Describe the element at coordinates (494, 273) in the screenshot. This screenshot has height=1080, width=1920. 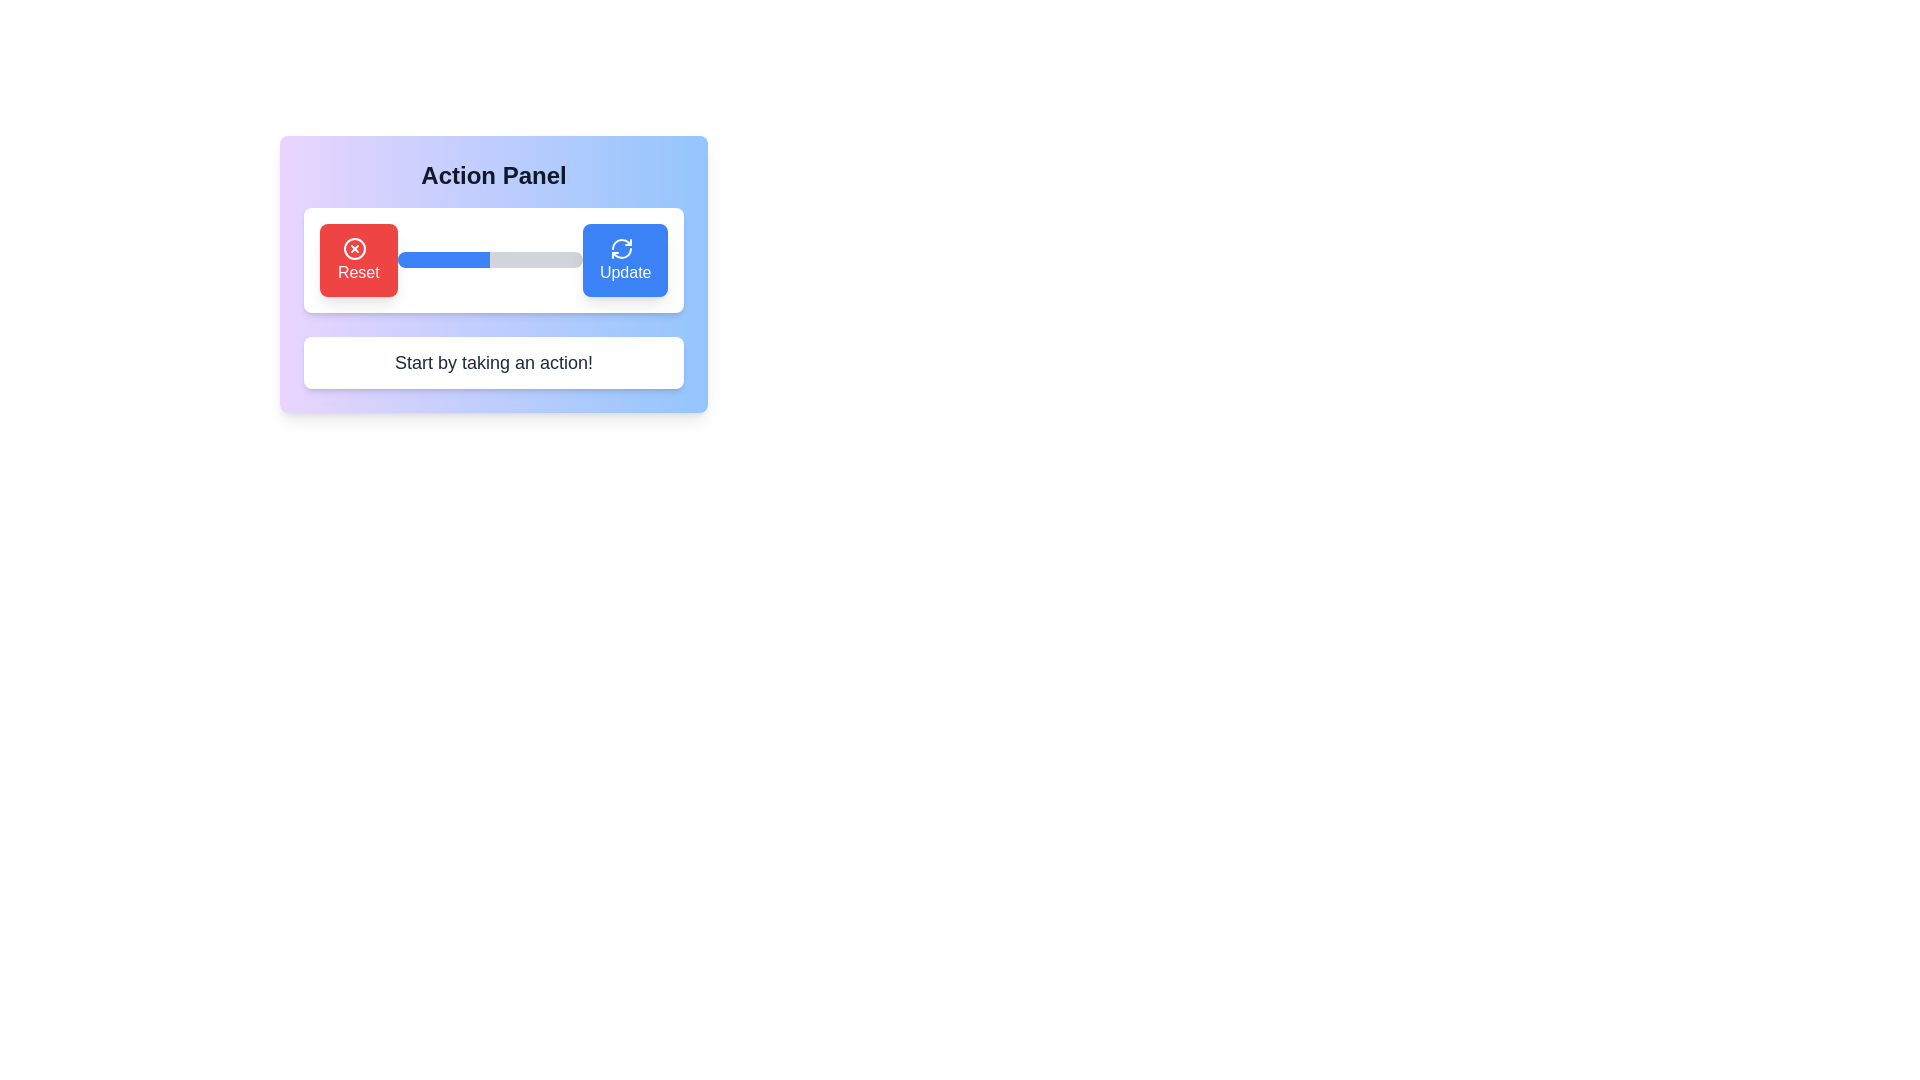
I see `the Interactive Panel element which features a gradient from purple to blue and contains the text 'Action Panel' at the top, with buttons 'Reset' and 'Update'` at that location.